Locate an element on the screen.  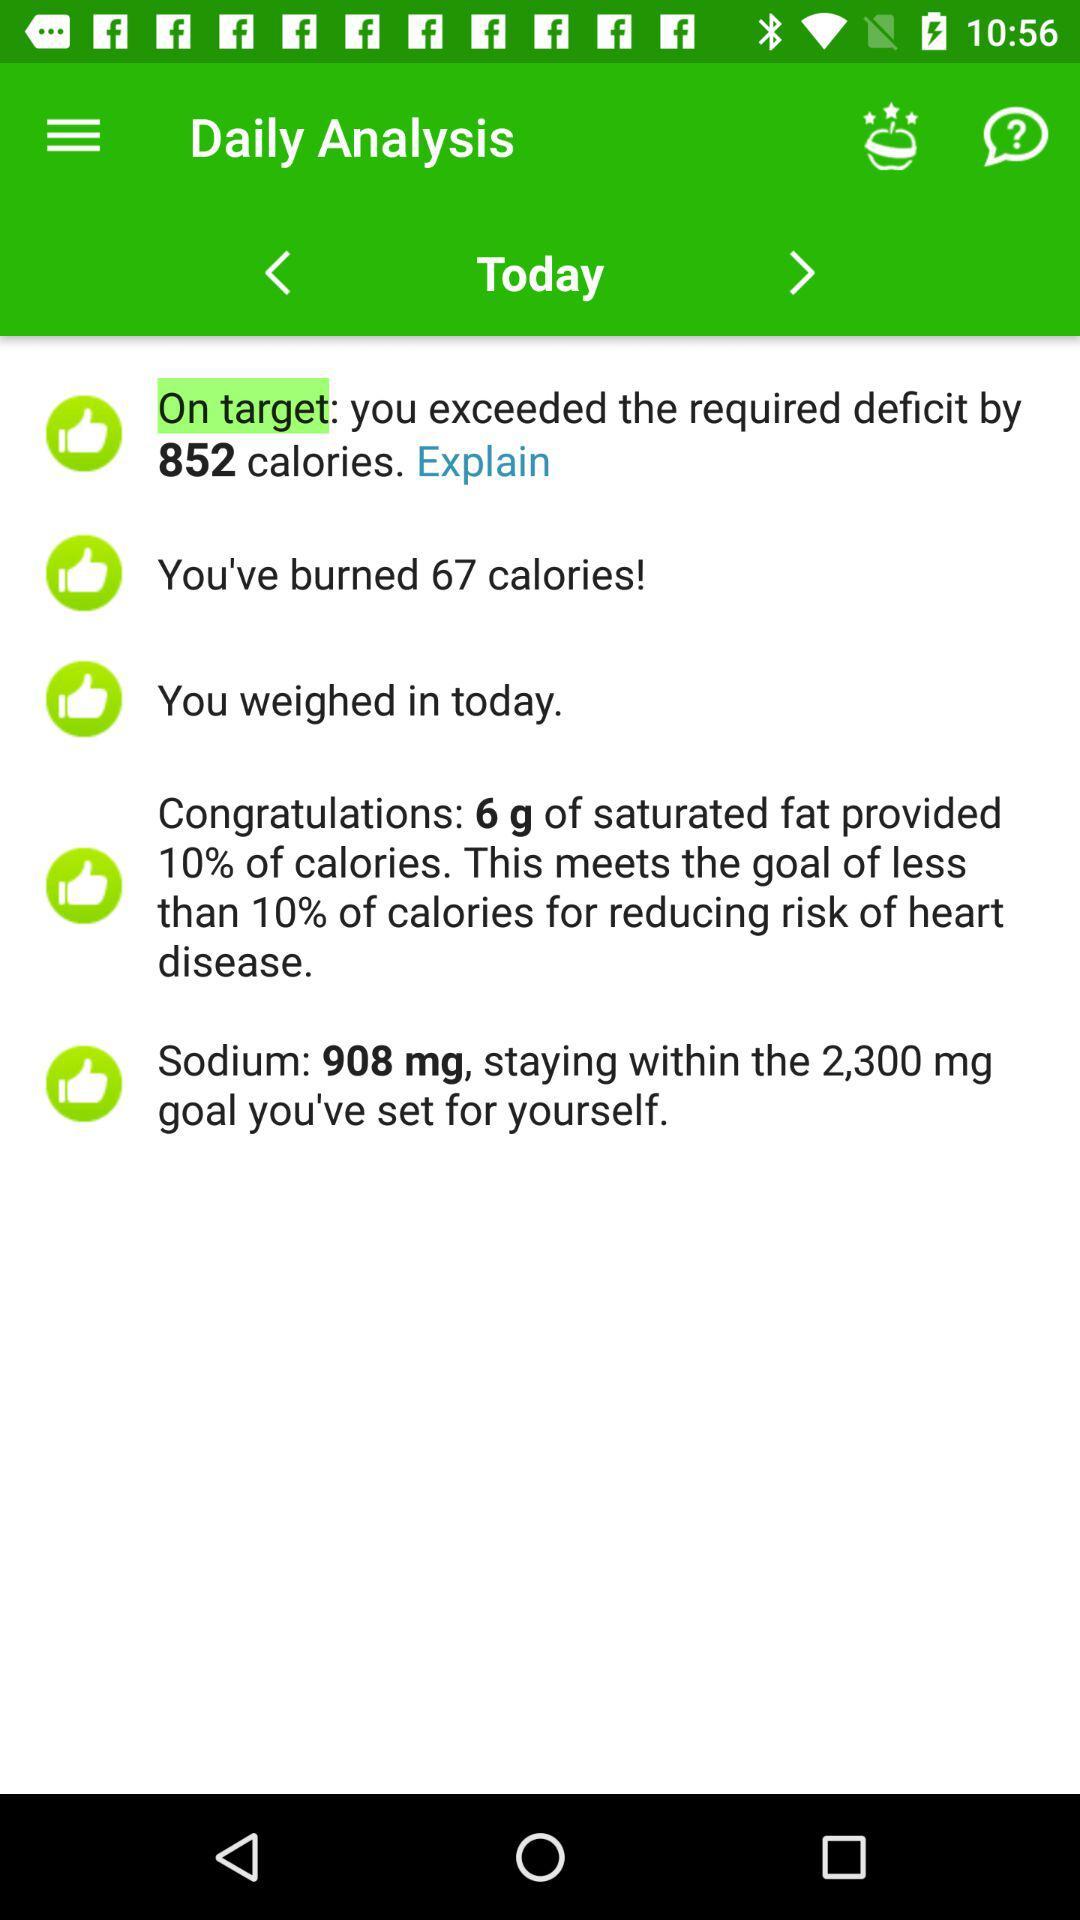
back button is located at coordinates (277, 272).